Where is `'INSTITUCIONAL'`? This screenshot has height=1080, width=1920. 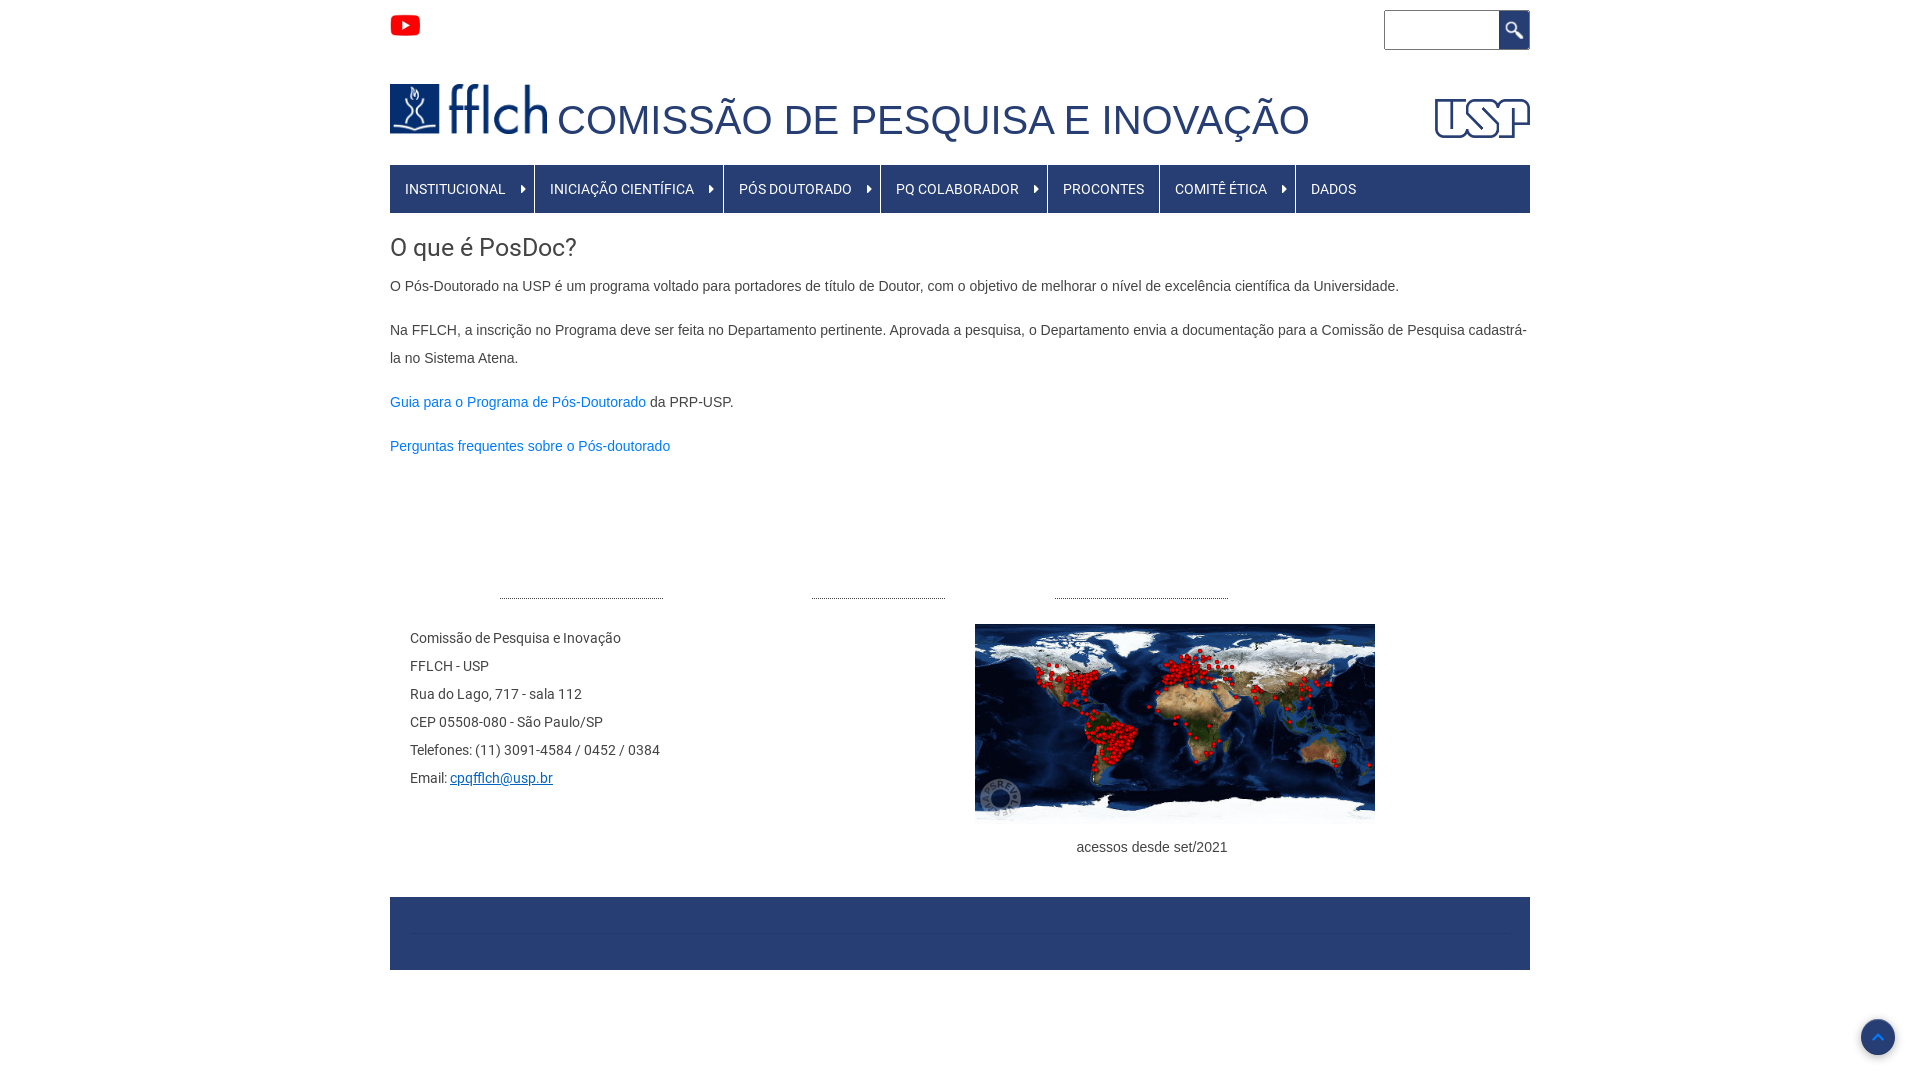
'INSTITUCIONAL' is located at coordinates (454, 189).